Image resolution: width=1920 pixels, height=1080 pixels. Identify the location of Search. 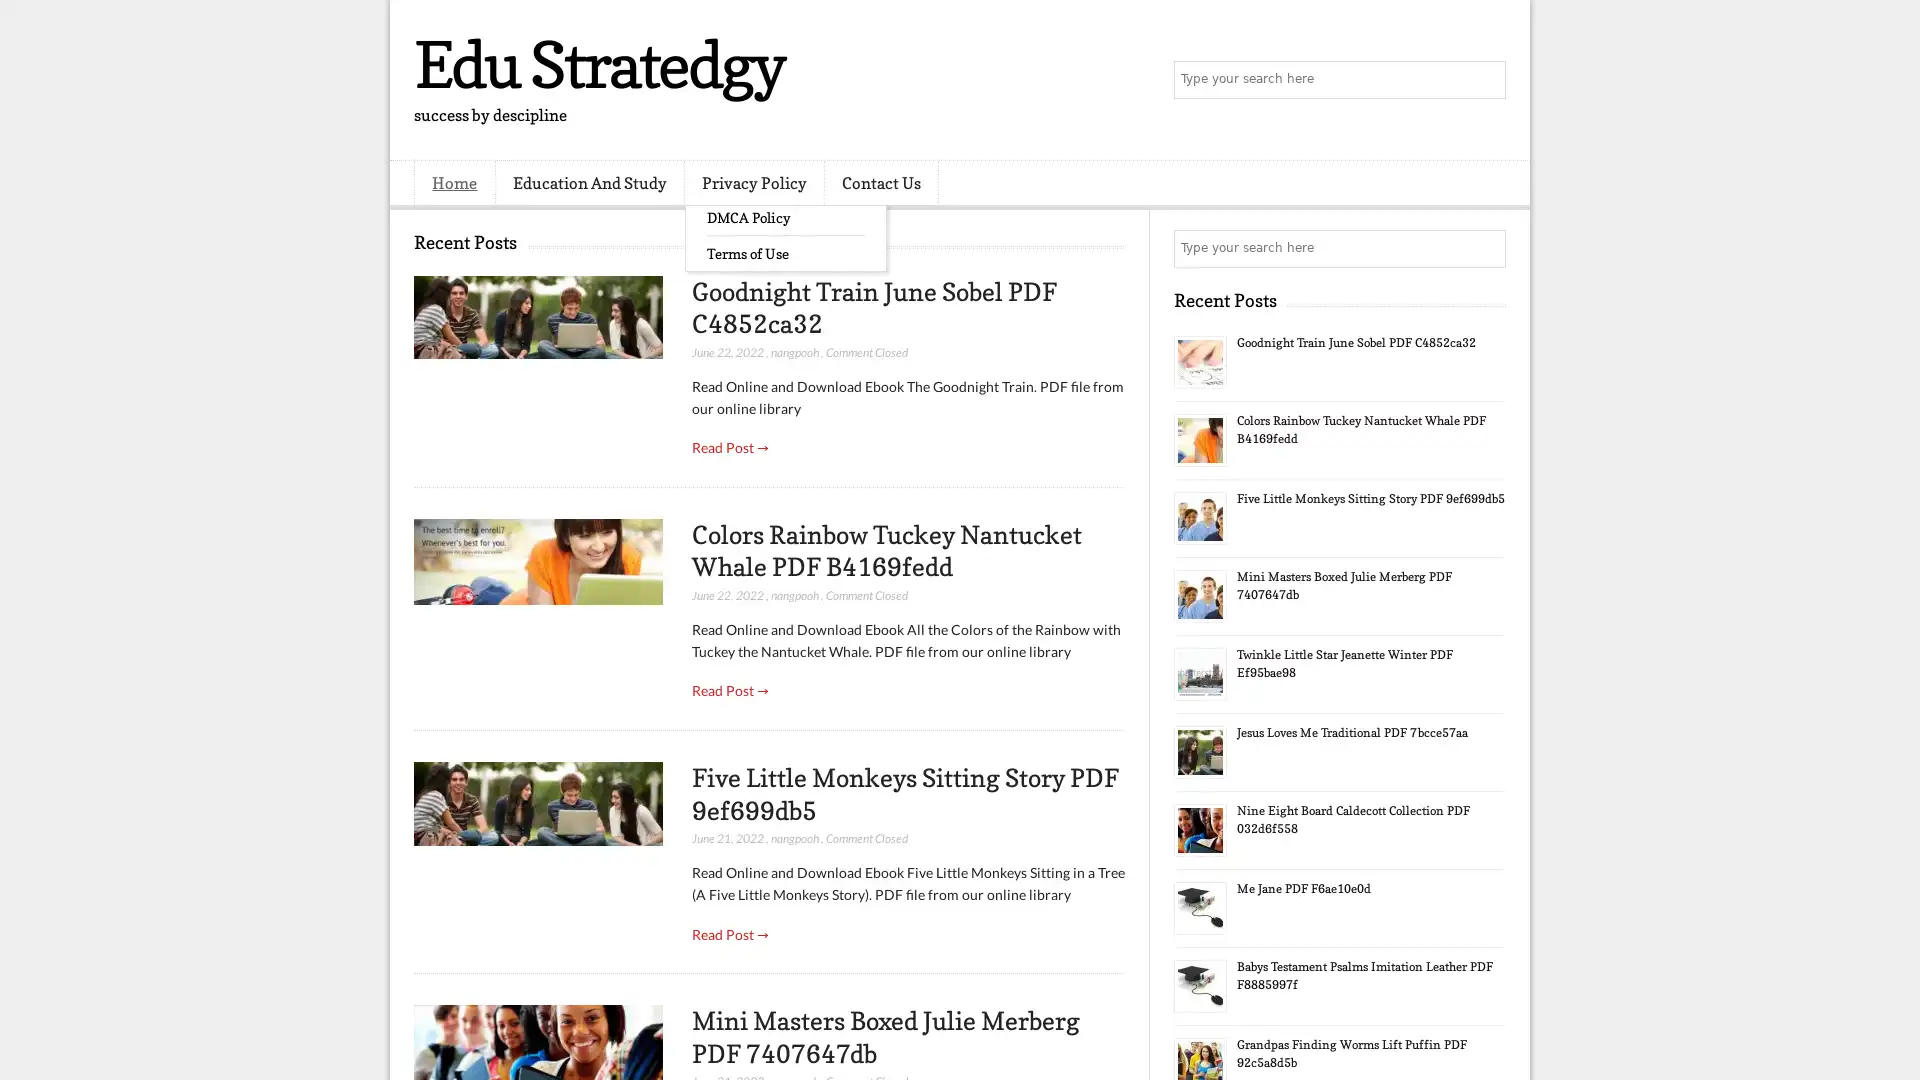
(1485, 80).